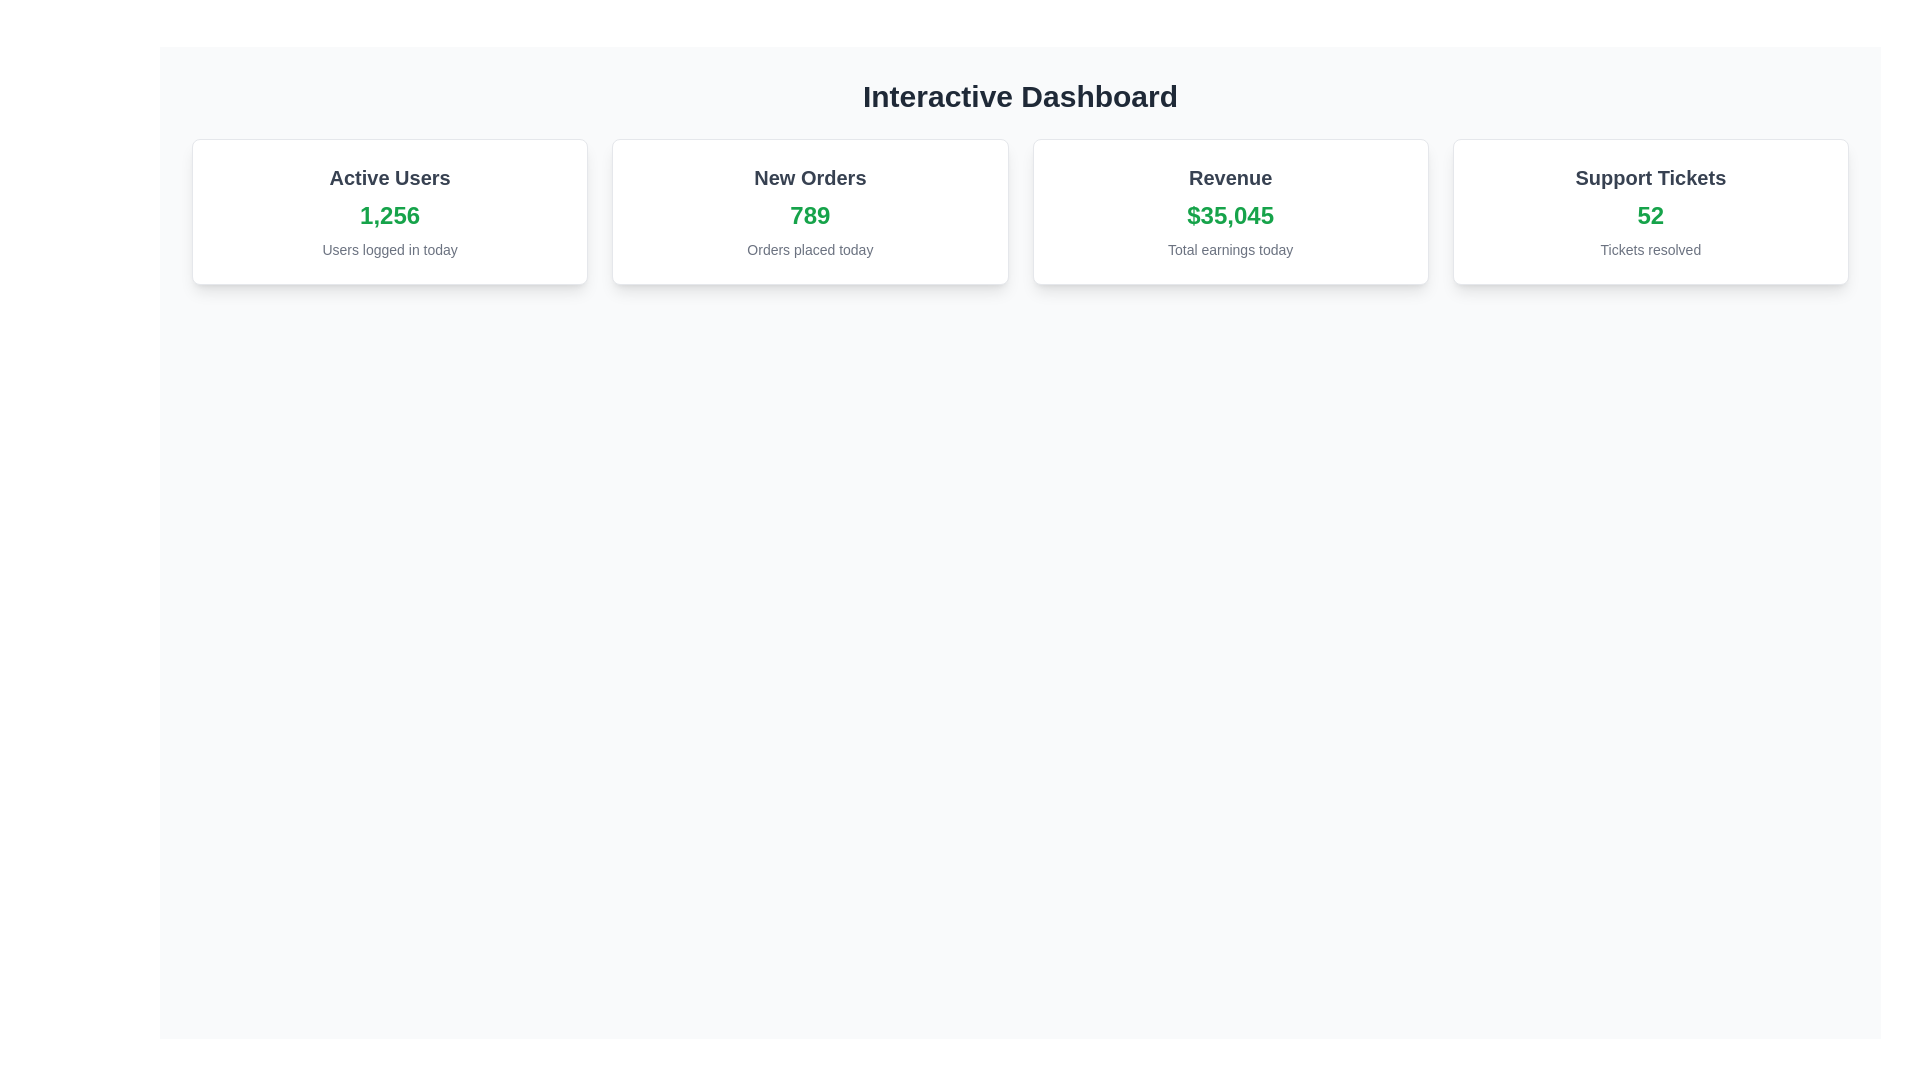 This screenshot has height=1080, width=1920. What do you see at coordinates (1229, 176) in the screenshot?
I see `the header label positioned at the top center of the card, which provides context for the displayed statistics below it` at bounding box center [1229, 176].